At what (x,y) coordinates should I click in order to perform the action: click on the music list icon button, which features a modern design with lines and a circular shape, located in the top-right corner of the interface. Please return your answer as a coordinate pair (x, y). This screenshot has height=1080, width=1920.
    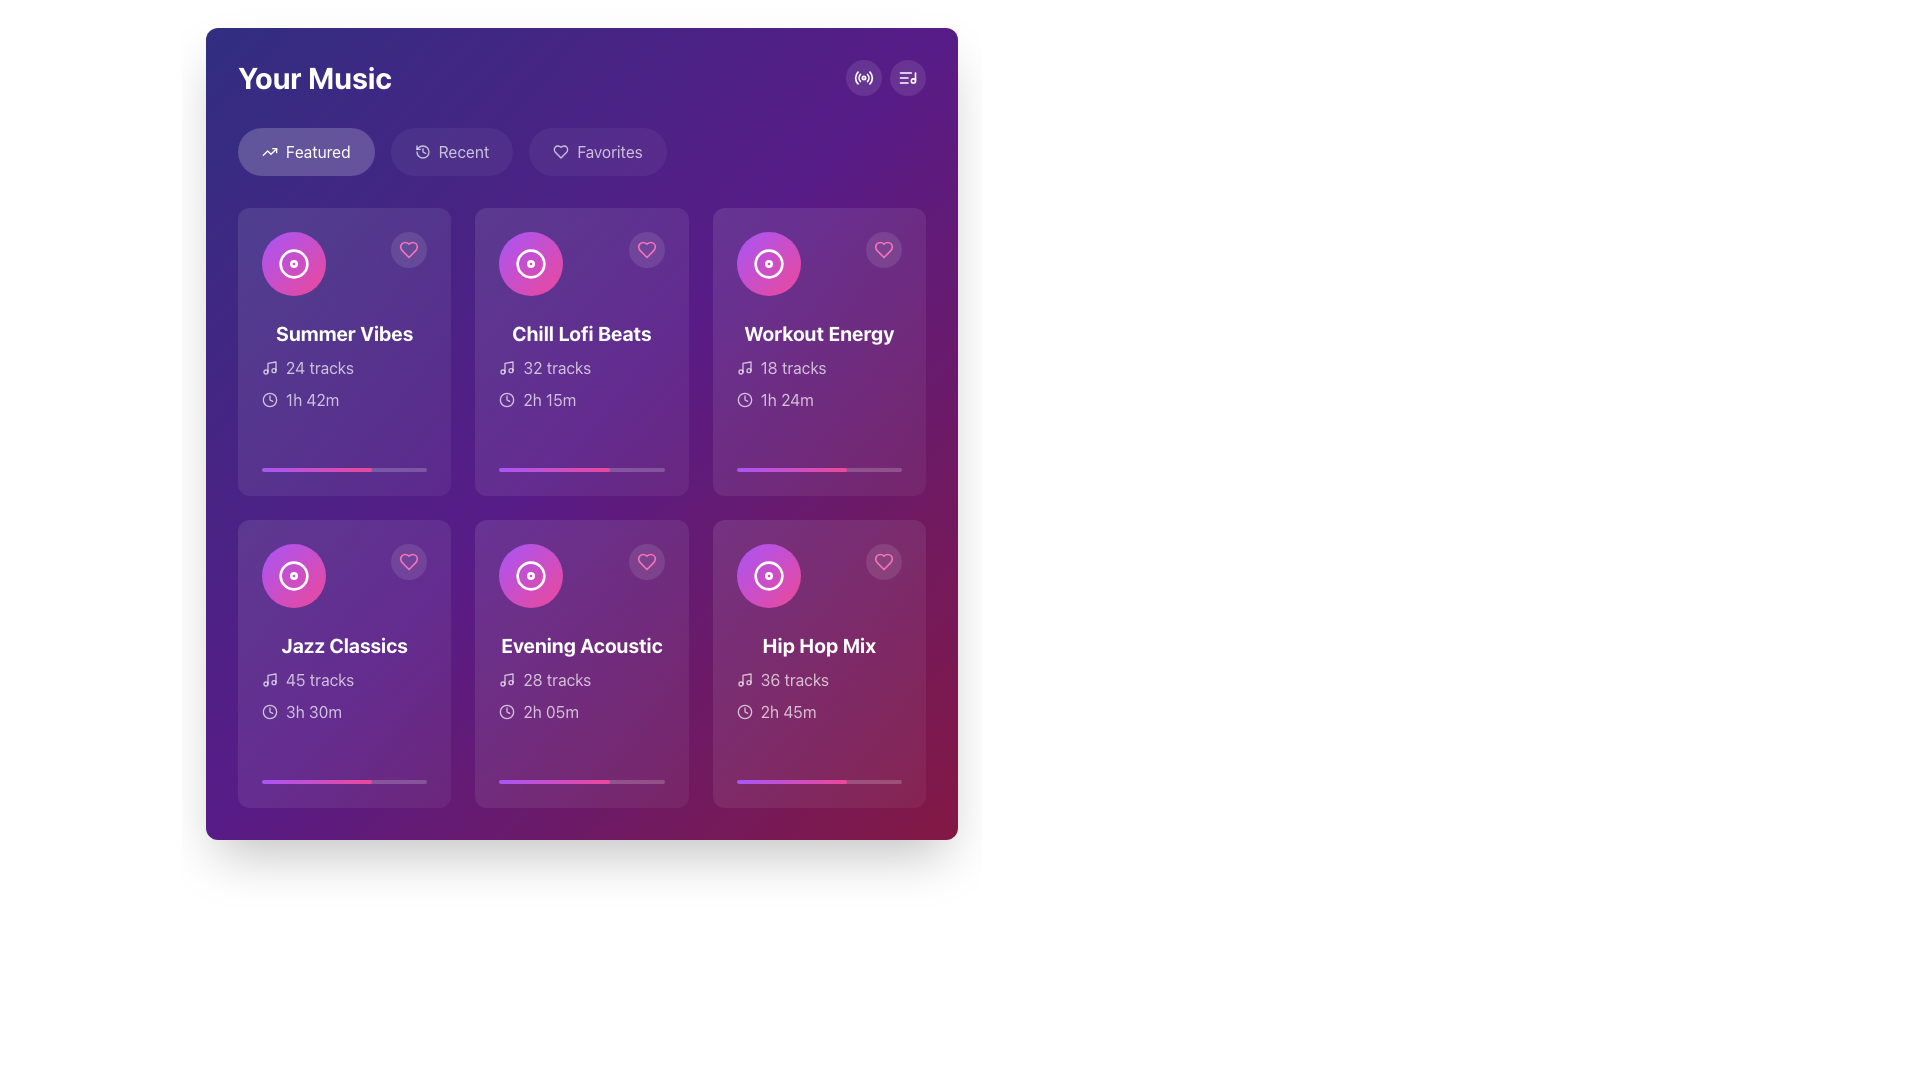
    Looking at the image, I should click on (906, 76).